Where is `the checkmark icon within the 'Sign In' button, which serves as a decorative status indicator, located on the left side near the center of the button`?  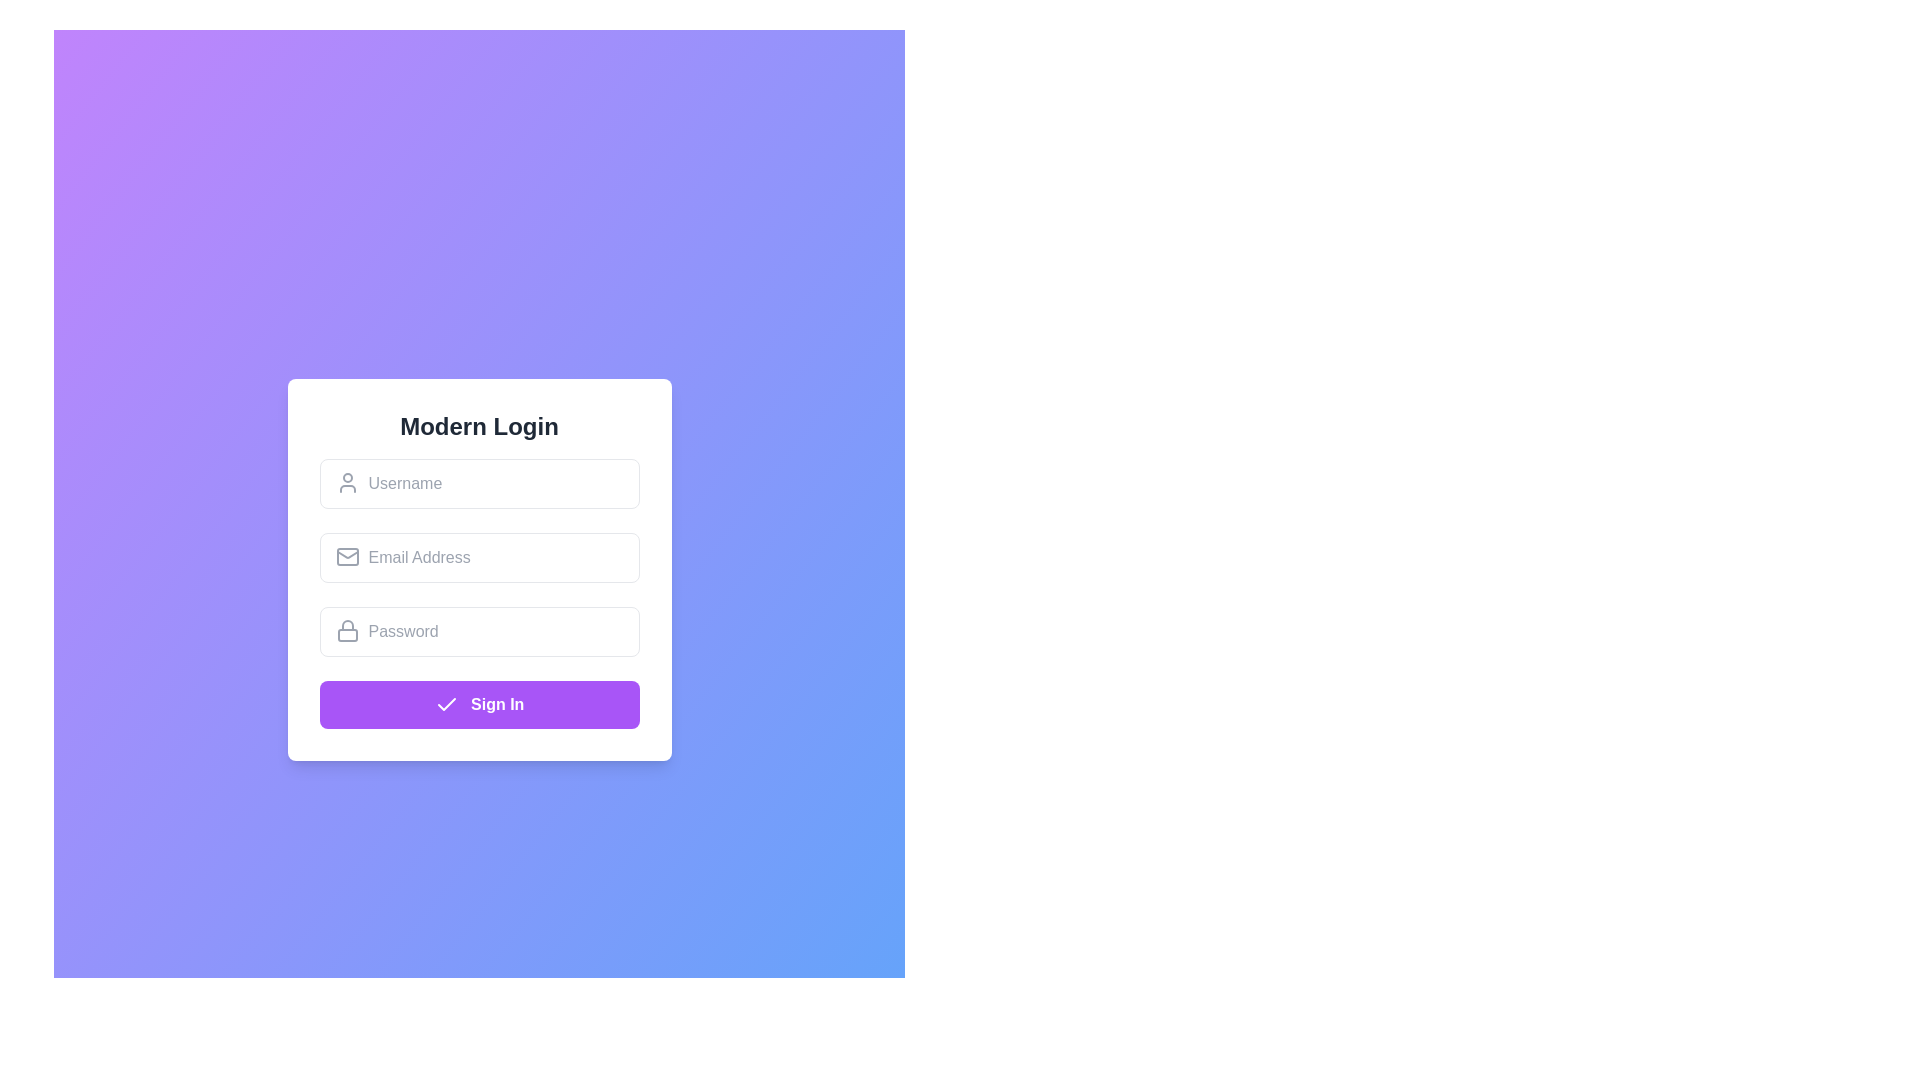
the checkmark icon within the 'Sign In' button, which serves as a decorative status indicator, located on the left side near the center of the button is located at coordinates (445, 704).